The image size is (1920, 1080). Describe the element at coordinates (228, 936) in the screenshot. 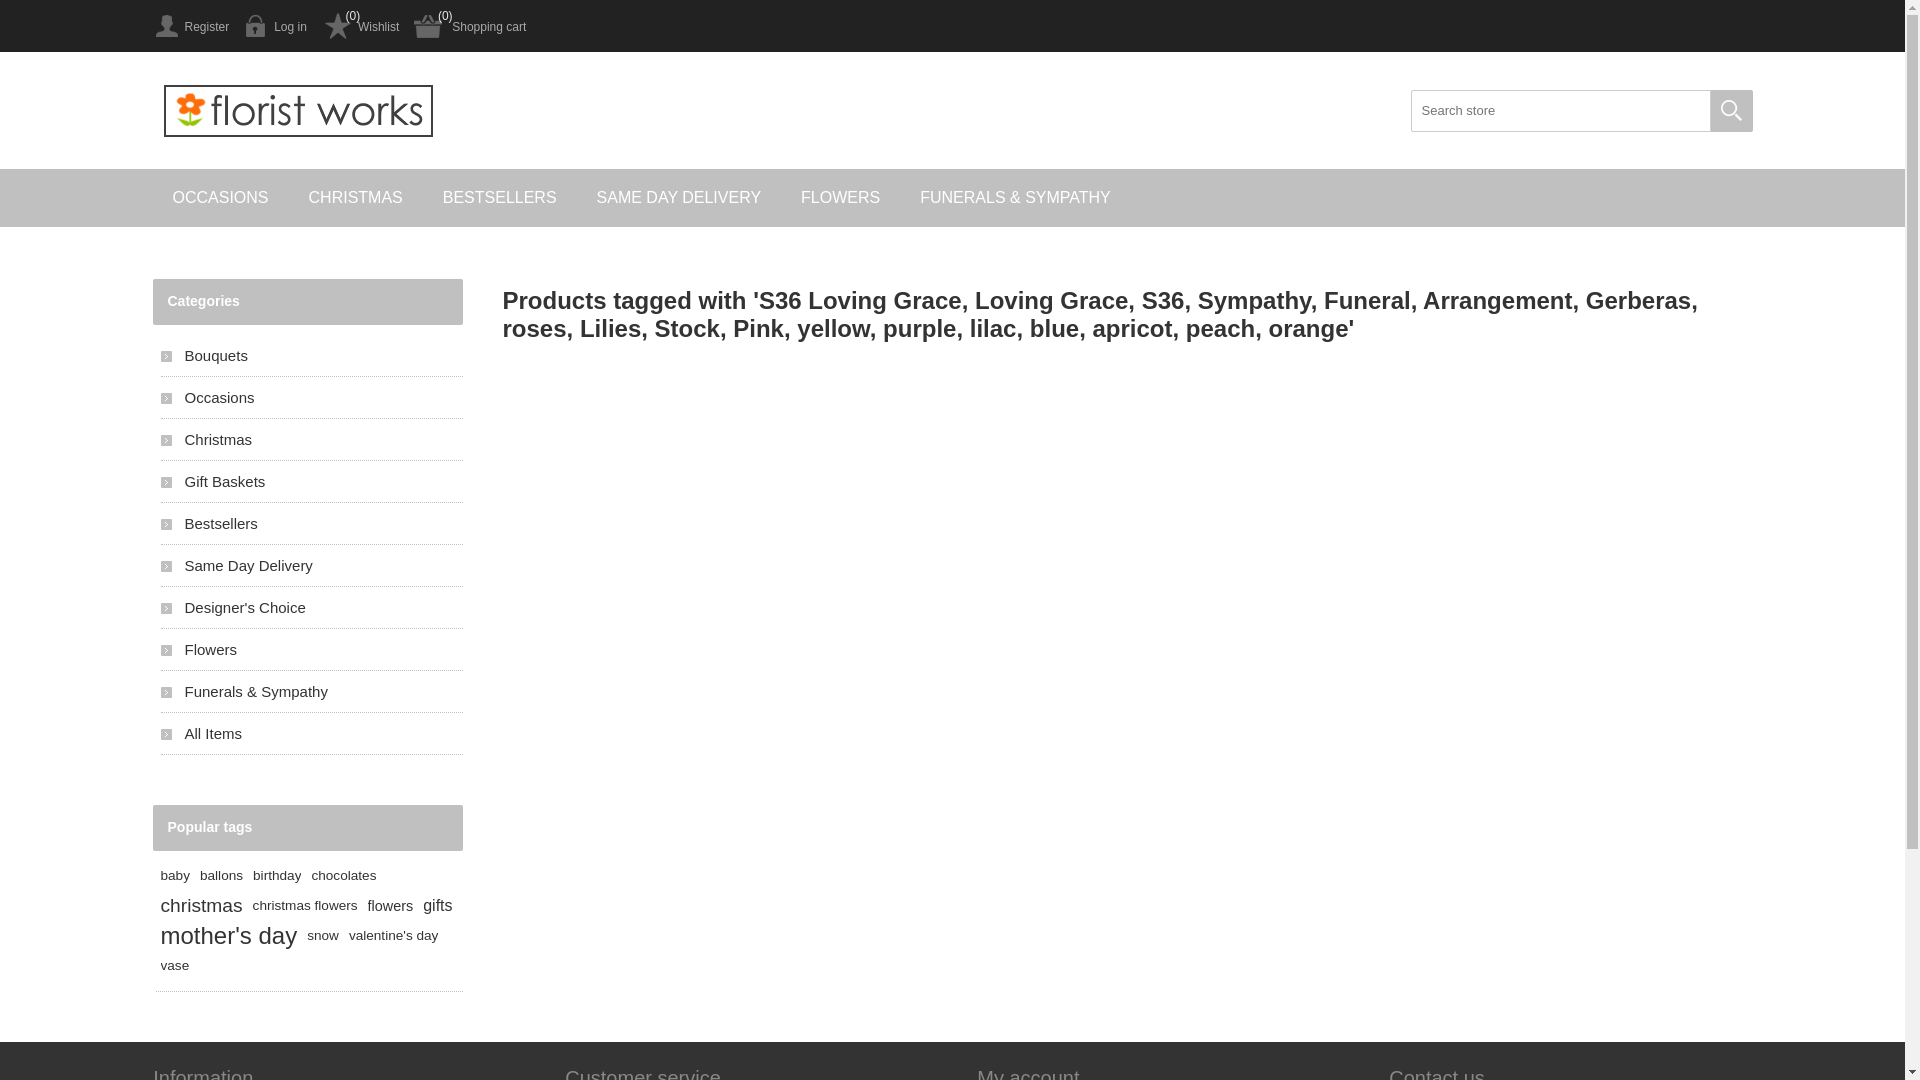

I see `'mother's day'` at that location.